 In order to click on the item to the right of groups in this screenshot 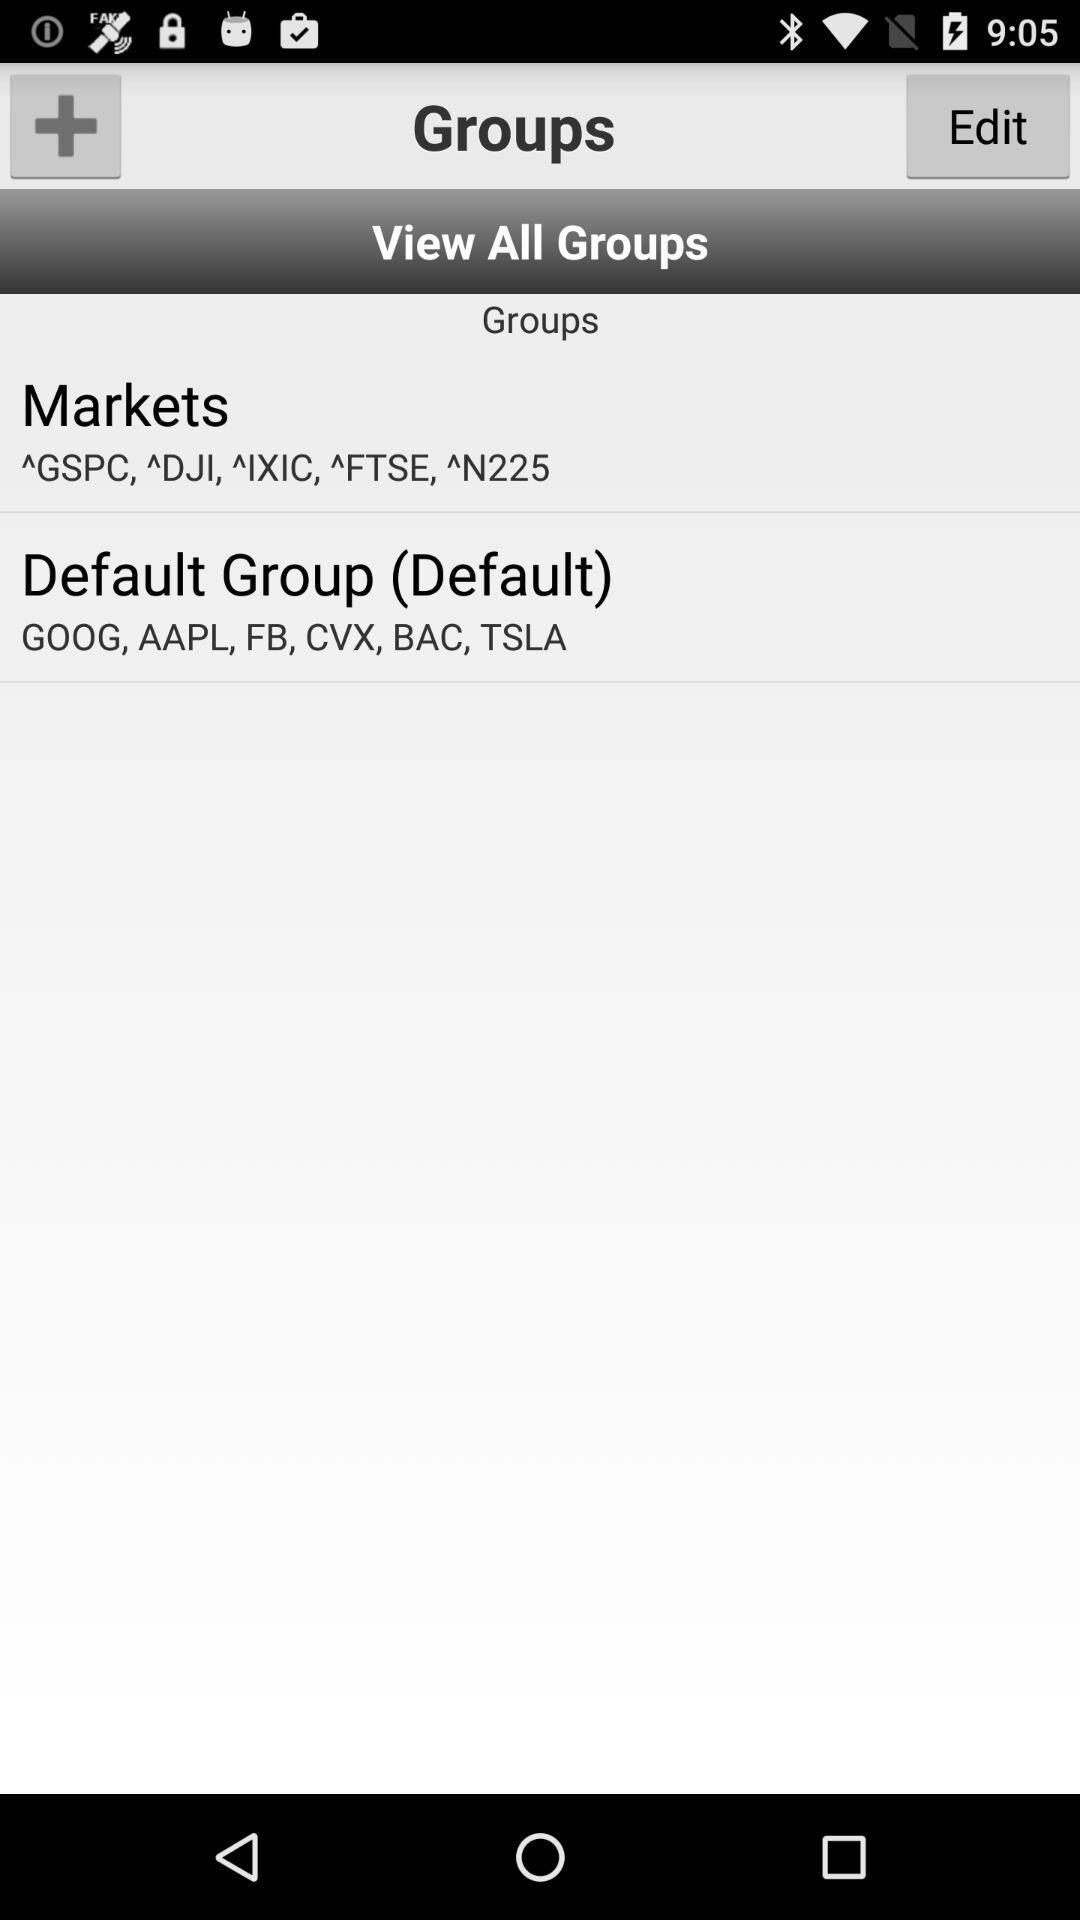, I will do `click(987, 124)`.